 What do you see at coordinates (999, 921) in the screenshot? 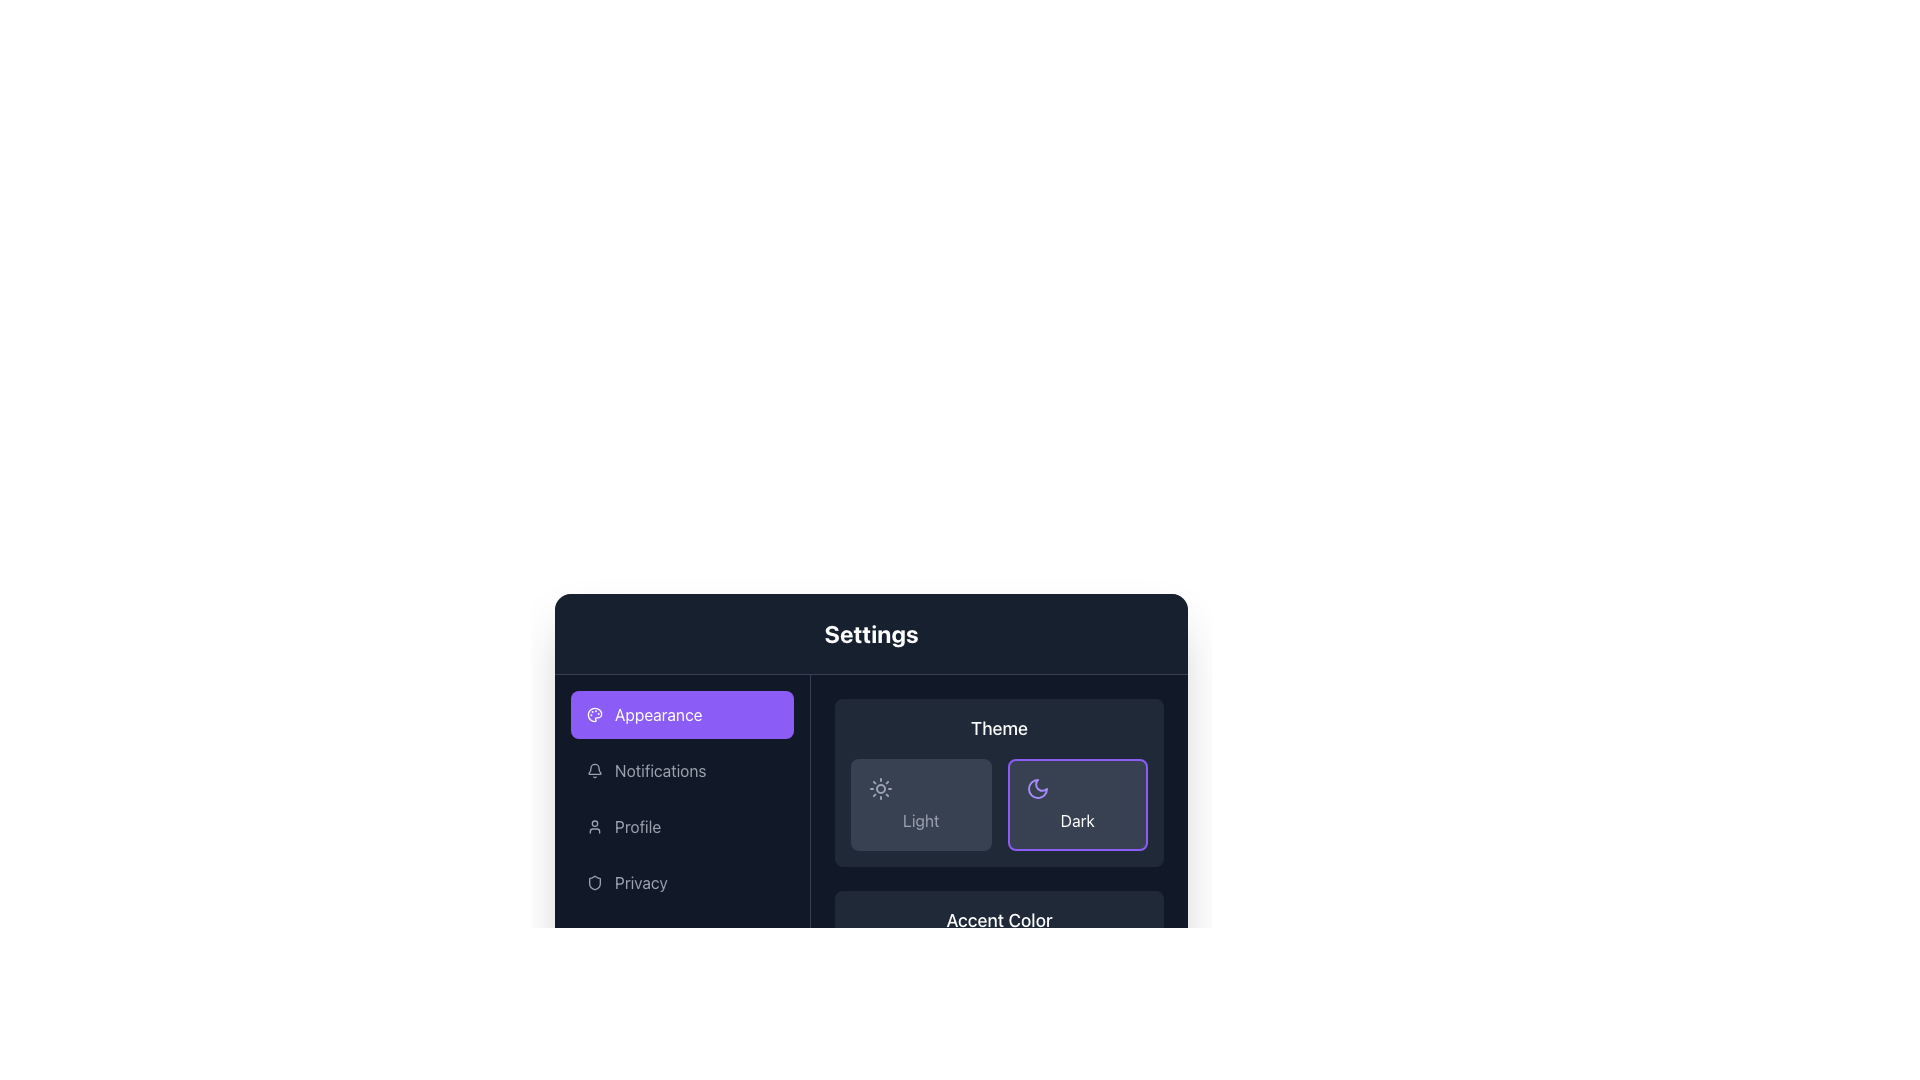
I see `the 'Accent Color' text label, which is displayed in bold white font on a dark background, positioned above the color options in the UI` at bounding box center [999, 921].